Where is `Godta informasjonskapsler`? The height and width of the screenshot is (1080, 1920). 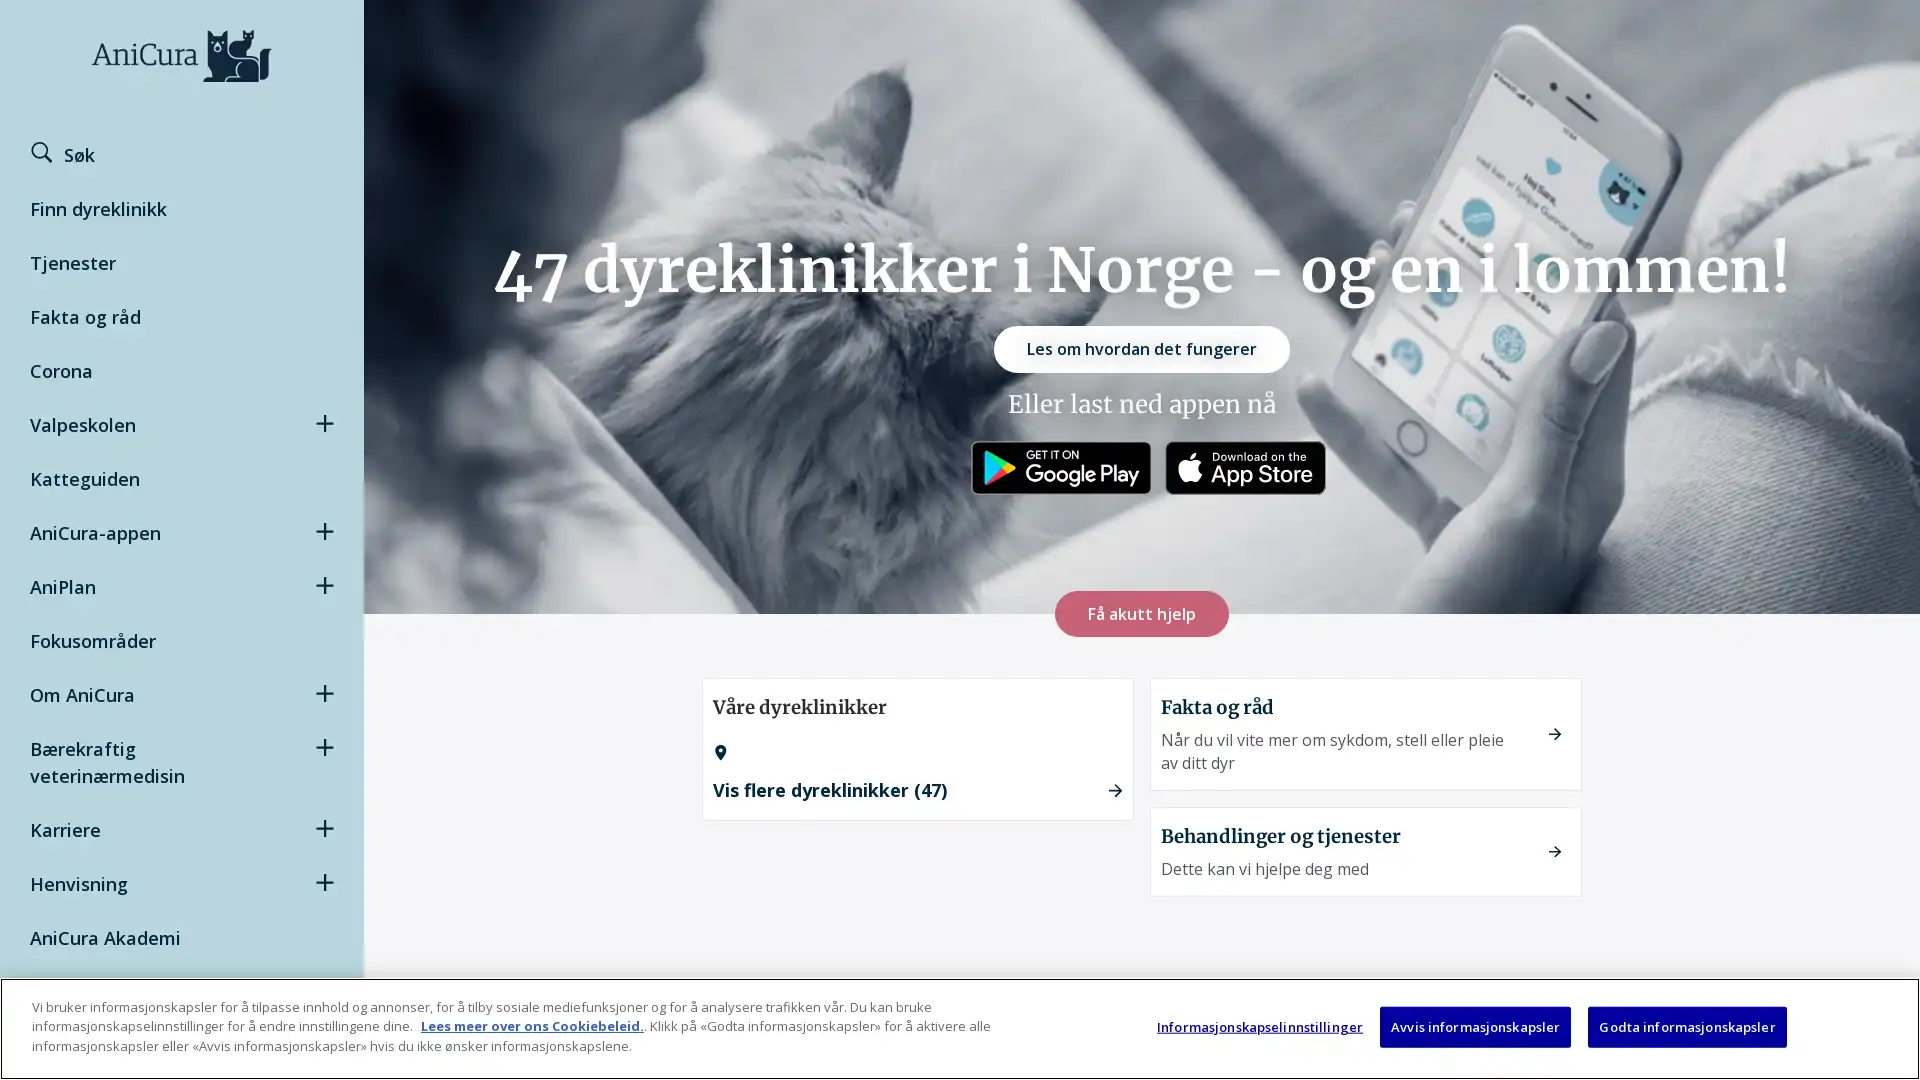 Godta informasjonskapsler is located at coordinates (1685, 1026).